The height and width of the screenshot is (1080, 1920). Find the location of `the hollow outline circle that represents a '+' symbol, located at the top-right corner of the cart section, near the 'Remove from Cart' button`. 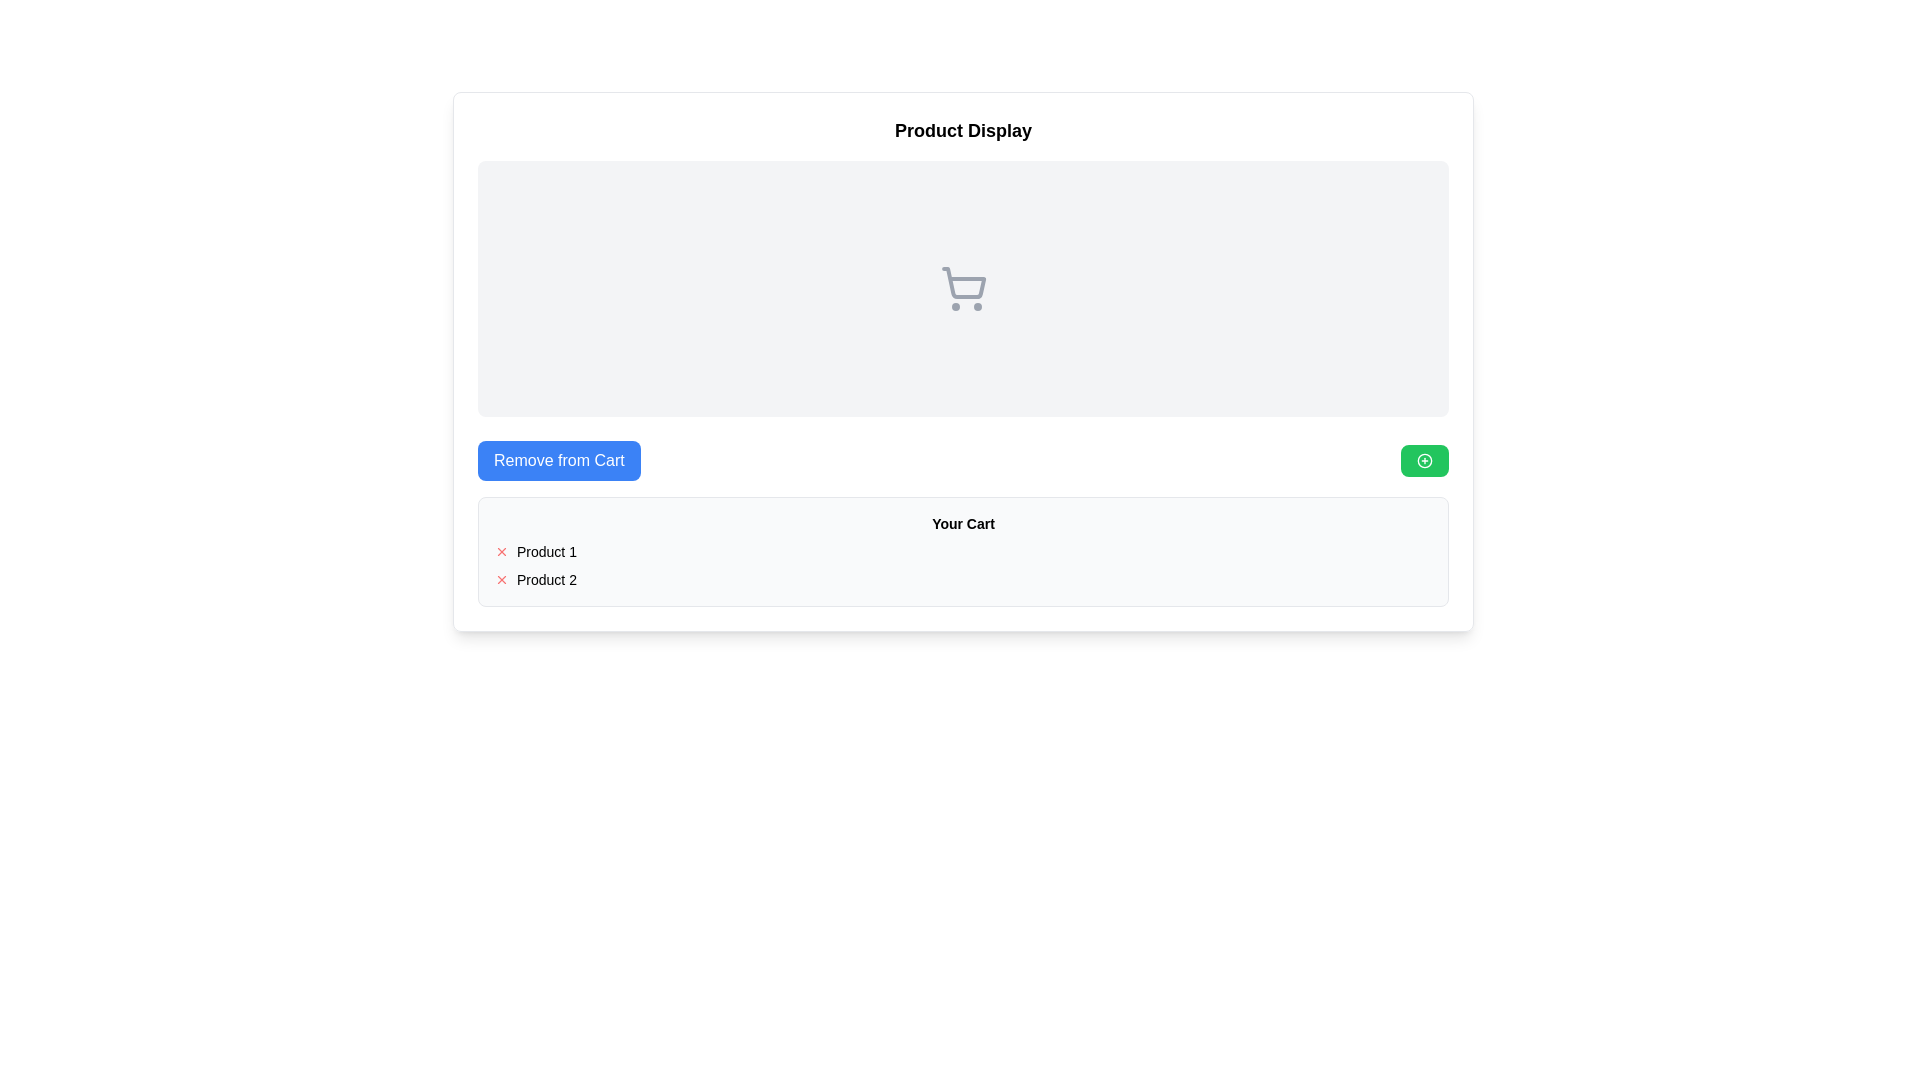

the hollow outline circle that represents a '+' symbol, located at the top-right corner of the cart section, near the 'Remove from Cart' button is located at coordinates (1424, 461).